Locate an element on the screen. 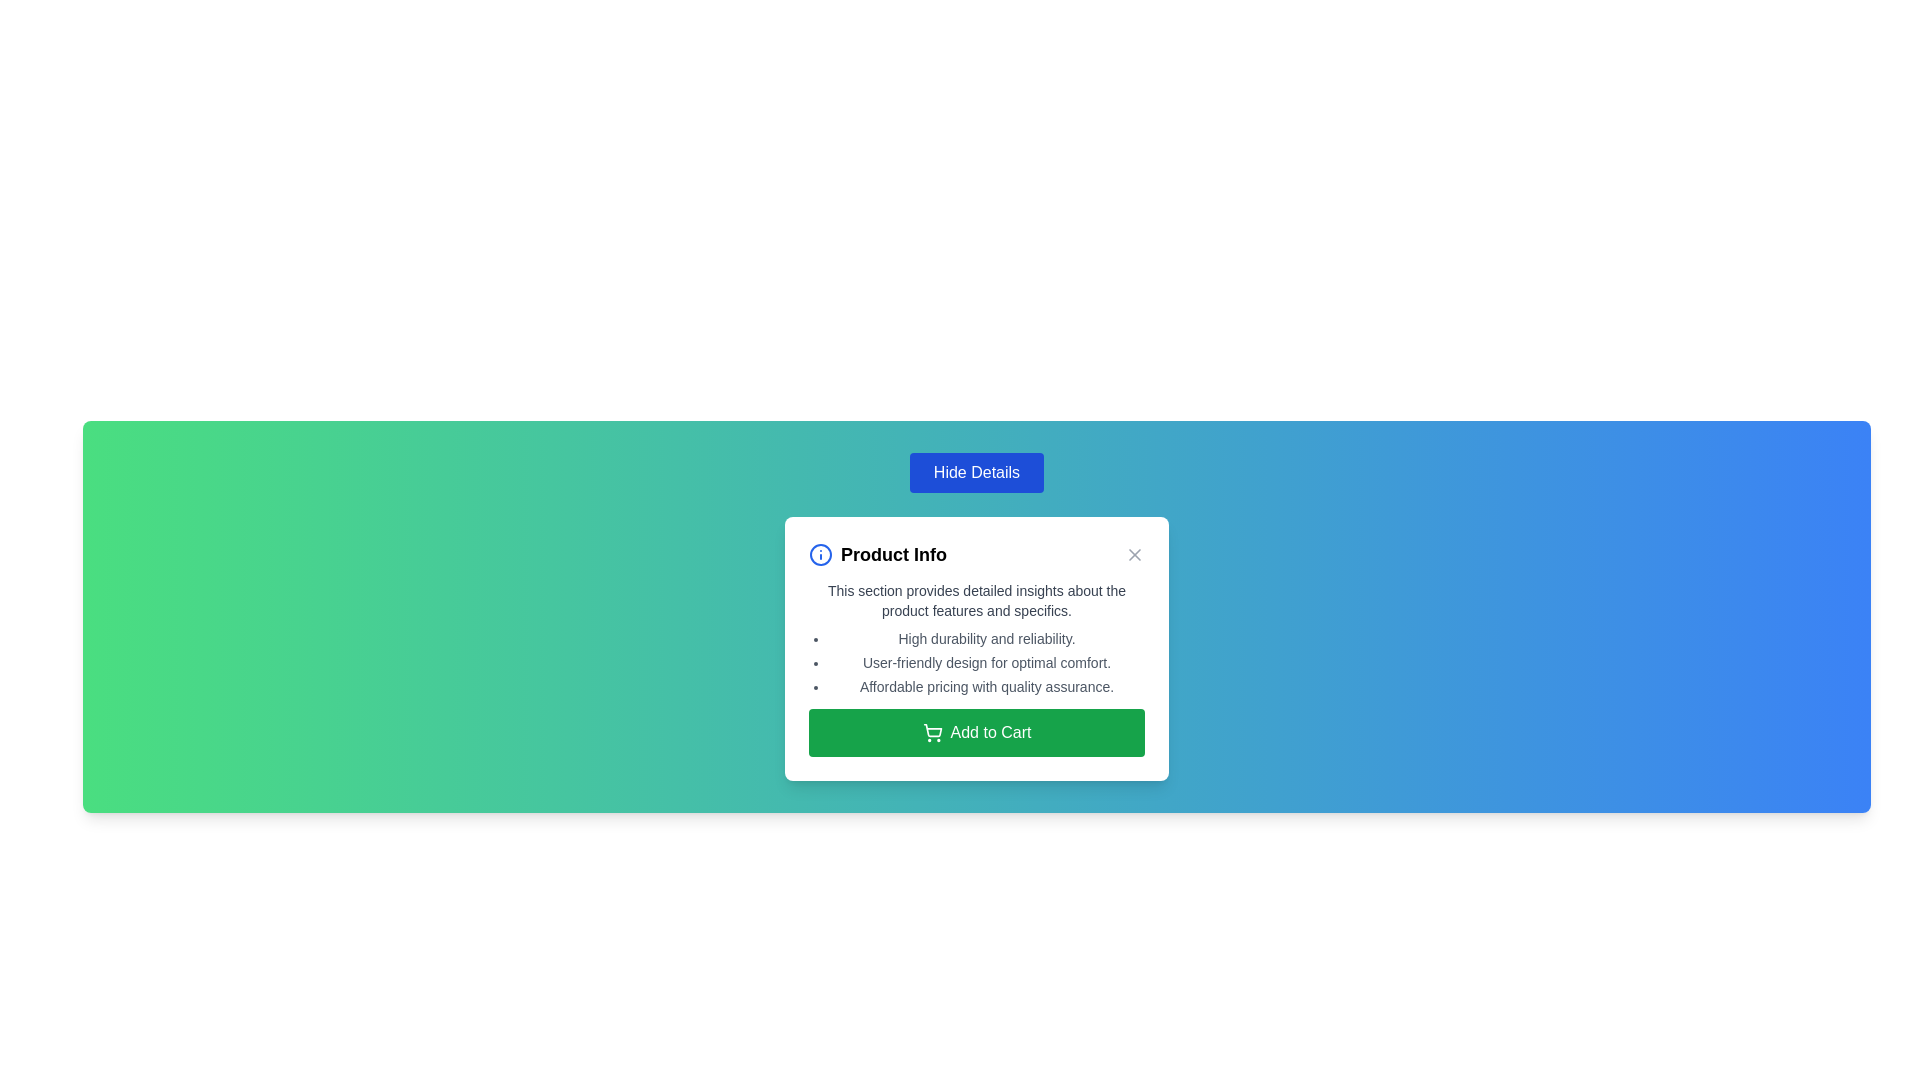  the second item in the bulleted list within the 'Product Info' modal, which highlights the feature 'High durability and reliability.' is located at coordinates (987, 663).